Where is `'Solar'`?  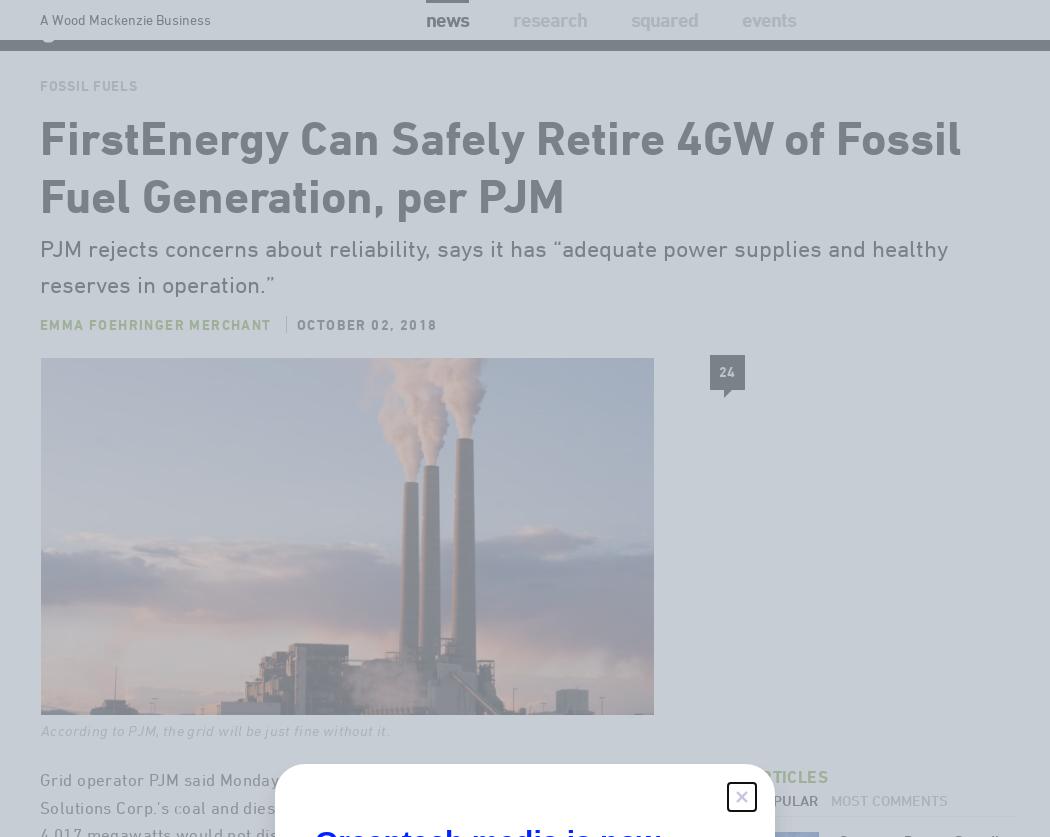
'Solar' is located at coordinates (195, 84).